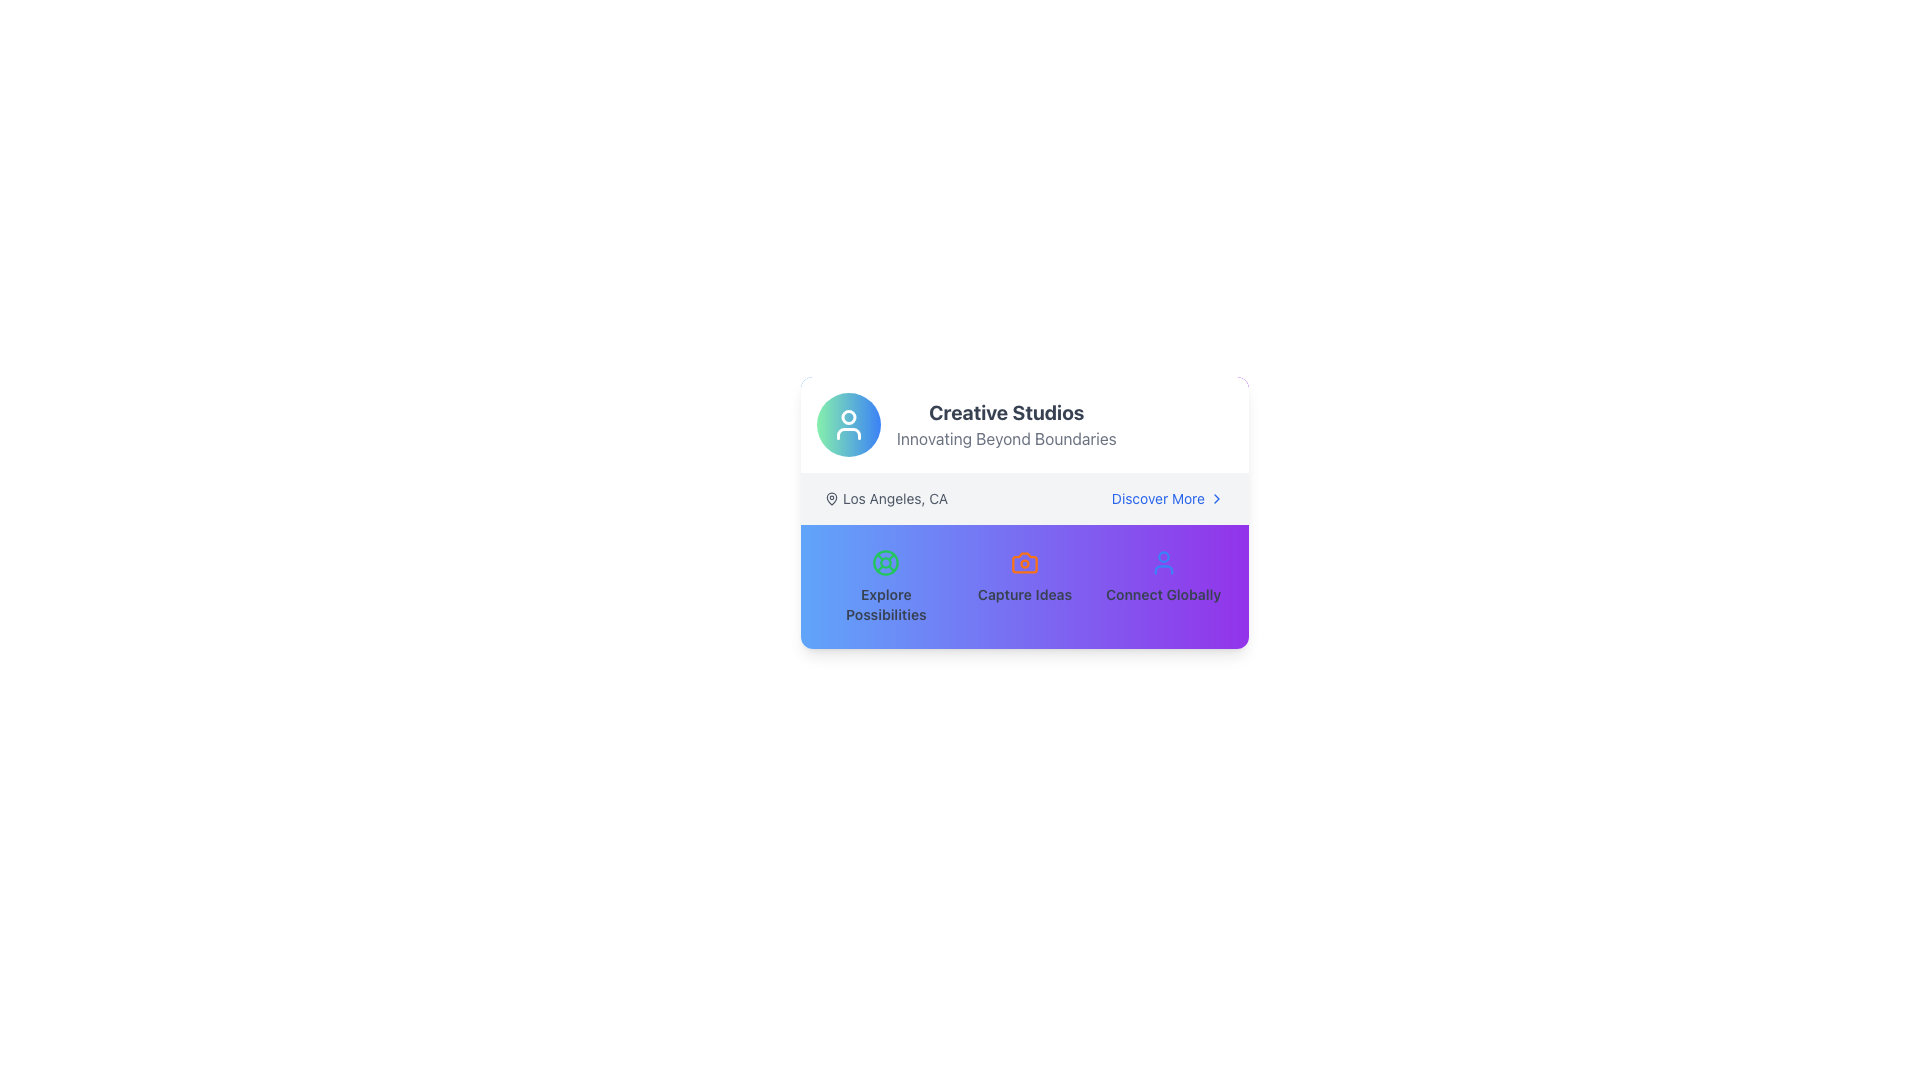  I want to click on the green life buoy icon labeled 'Explore Possibilities', which is the first of three options in a row, positioned on the far left, so click(885, 585).